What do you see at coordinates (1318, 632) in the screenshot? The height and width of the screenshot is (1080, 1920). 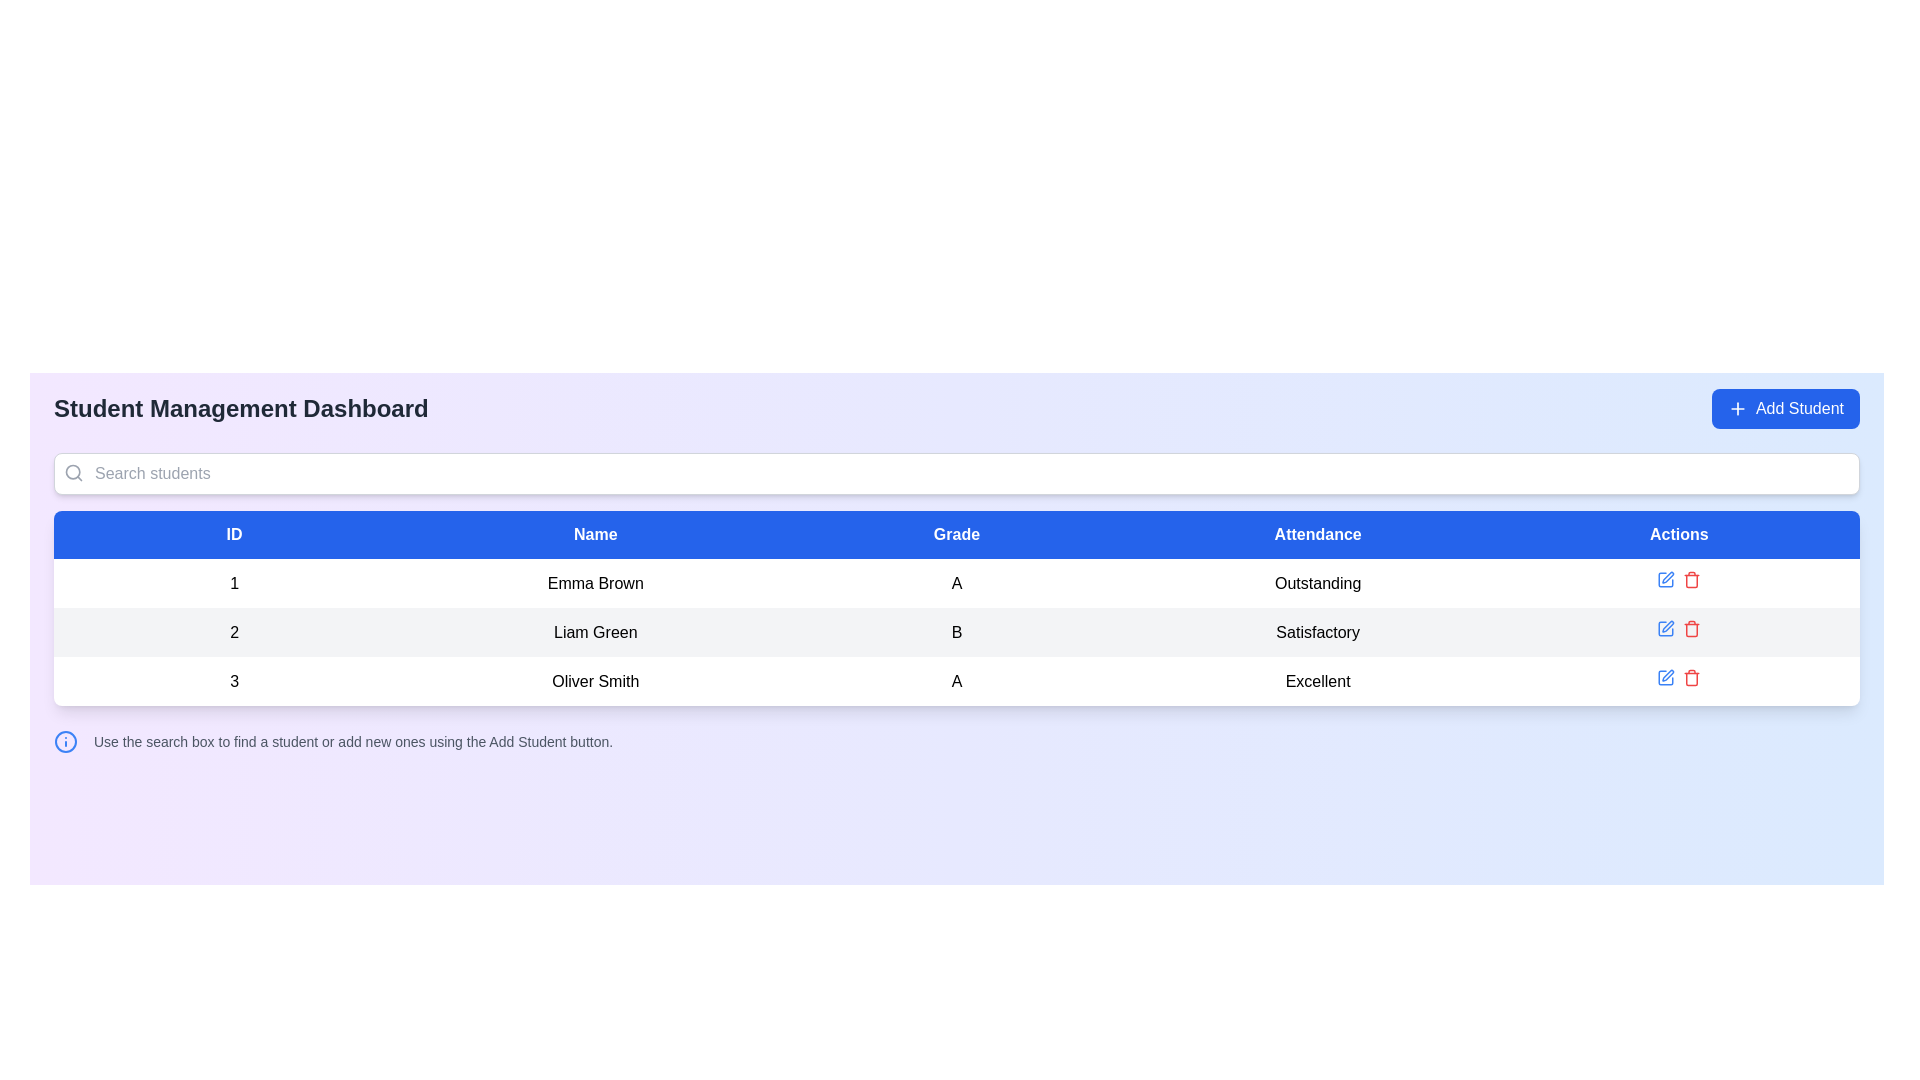 I see `the 'Satisfactory' attendance status label for the student 'Liam Green' in the fourth column of the student management table` at bounding box center [1318, 632].